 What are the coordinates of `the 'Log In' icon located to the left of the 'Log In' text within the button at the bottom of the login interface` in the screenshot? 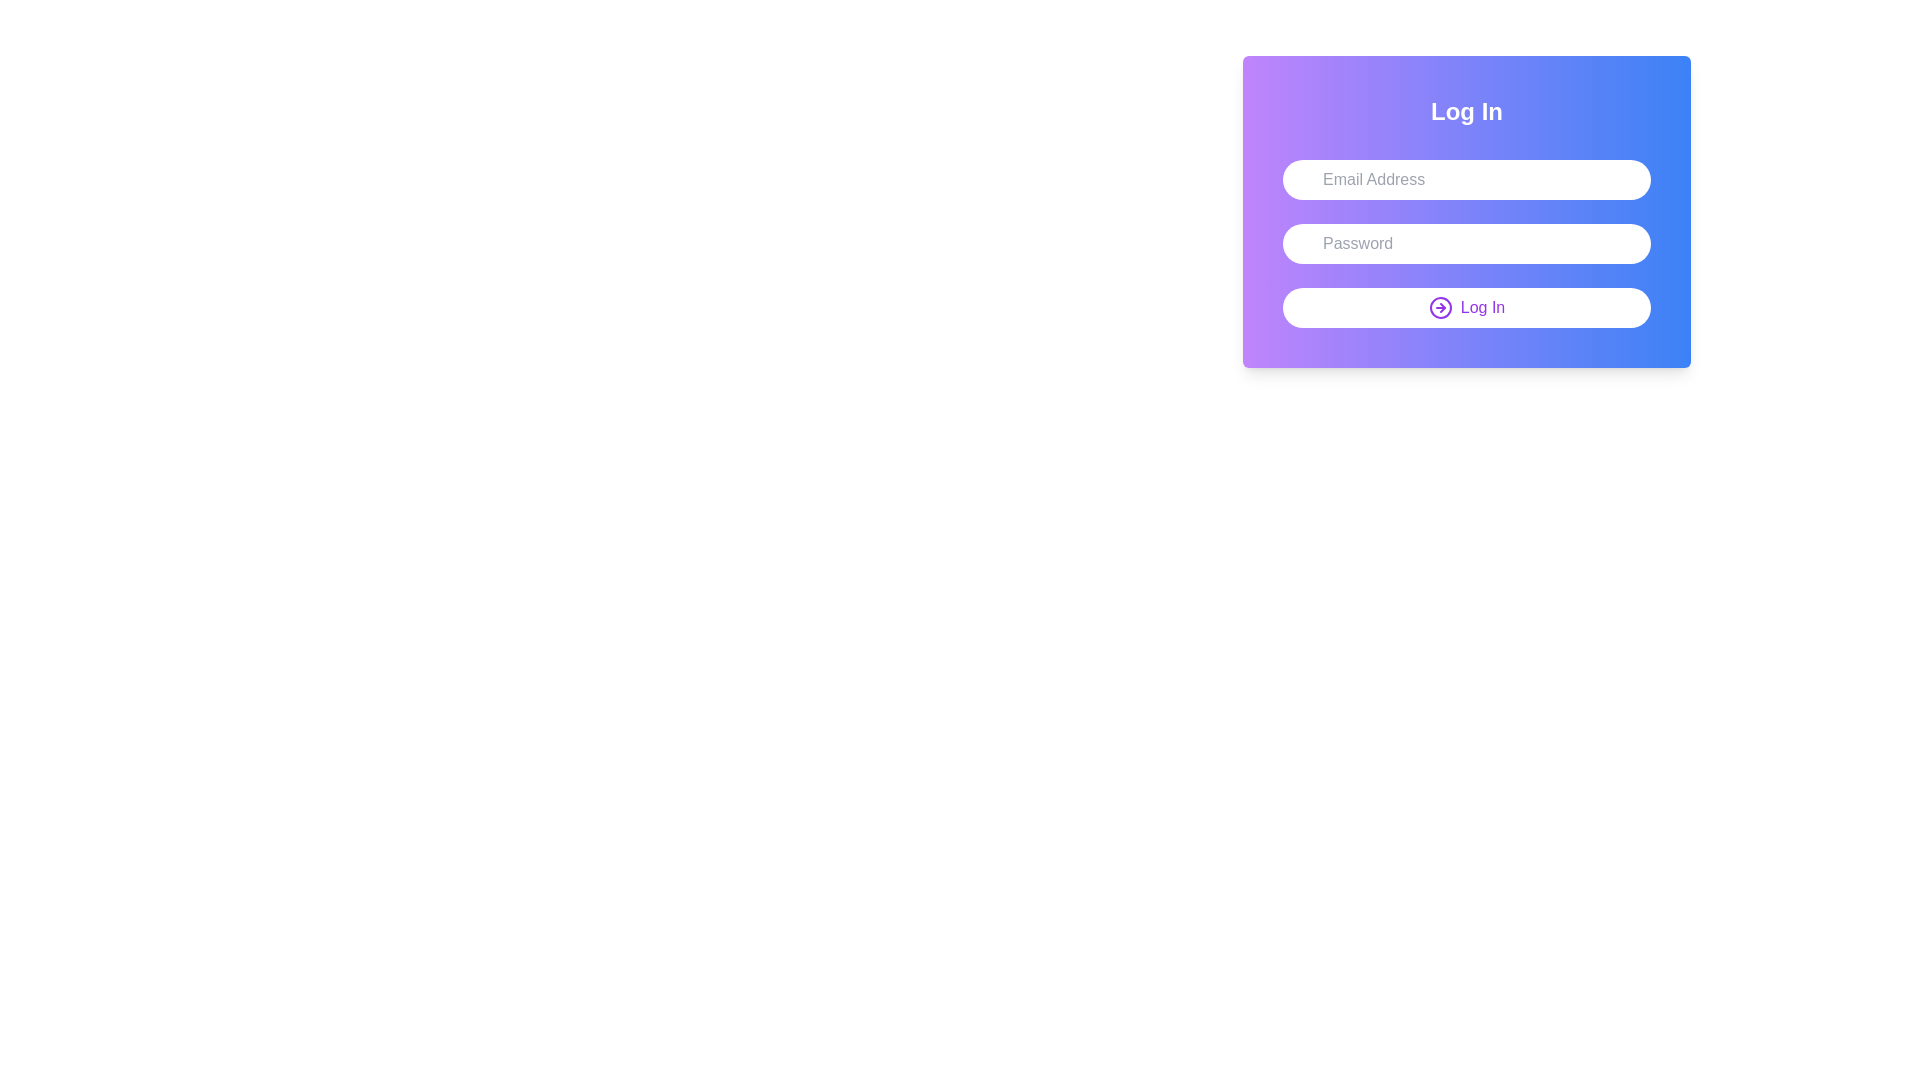 It's located at (1440, 308).